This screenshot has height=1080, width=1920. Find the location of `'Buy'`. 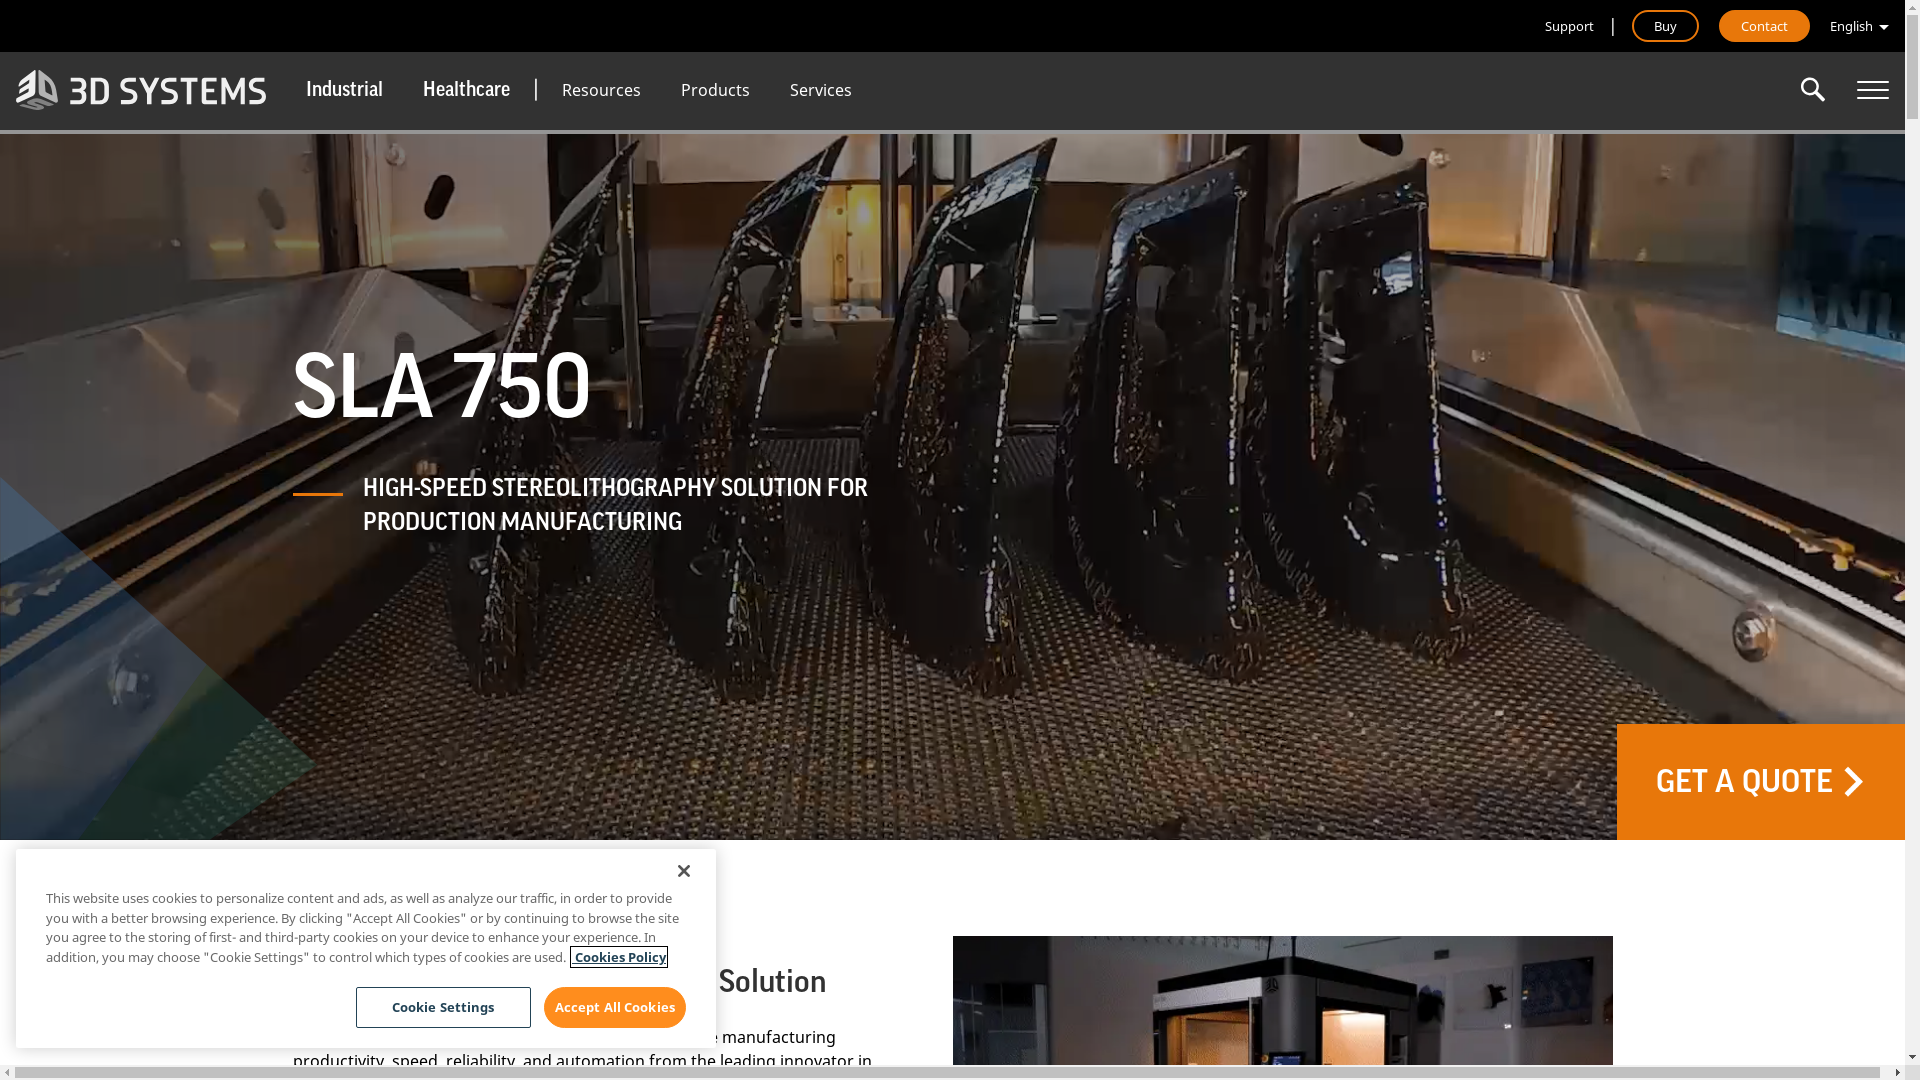

'Buy' is located at coordinates (1665, 26).